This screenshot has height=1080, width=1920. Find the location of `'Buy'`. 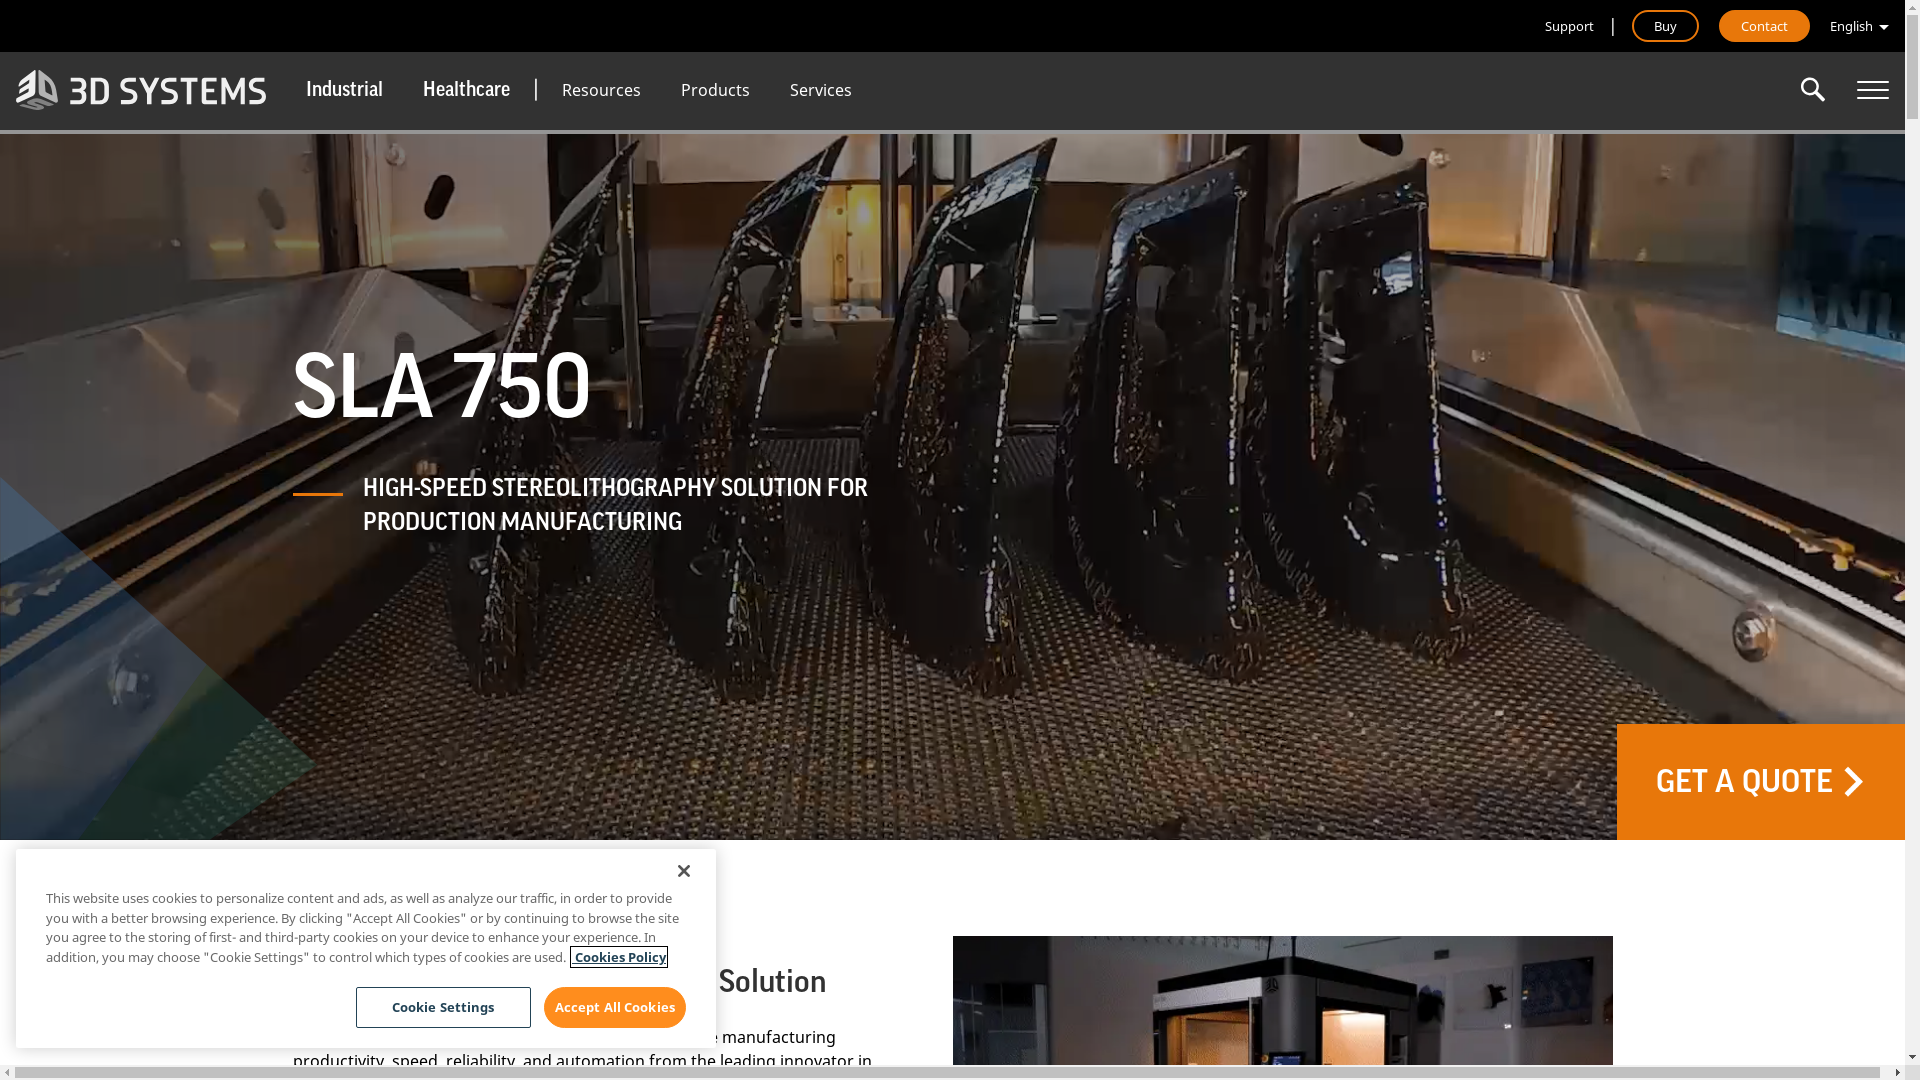

'Buy' is located at coordinates (1665, 26).